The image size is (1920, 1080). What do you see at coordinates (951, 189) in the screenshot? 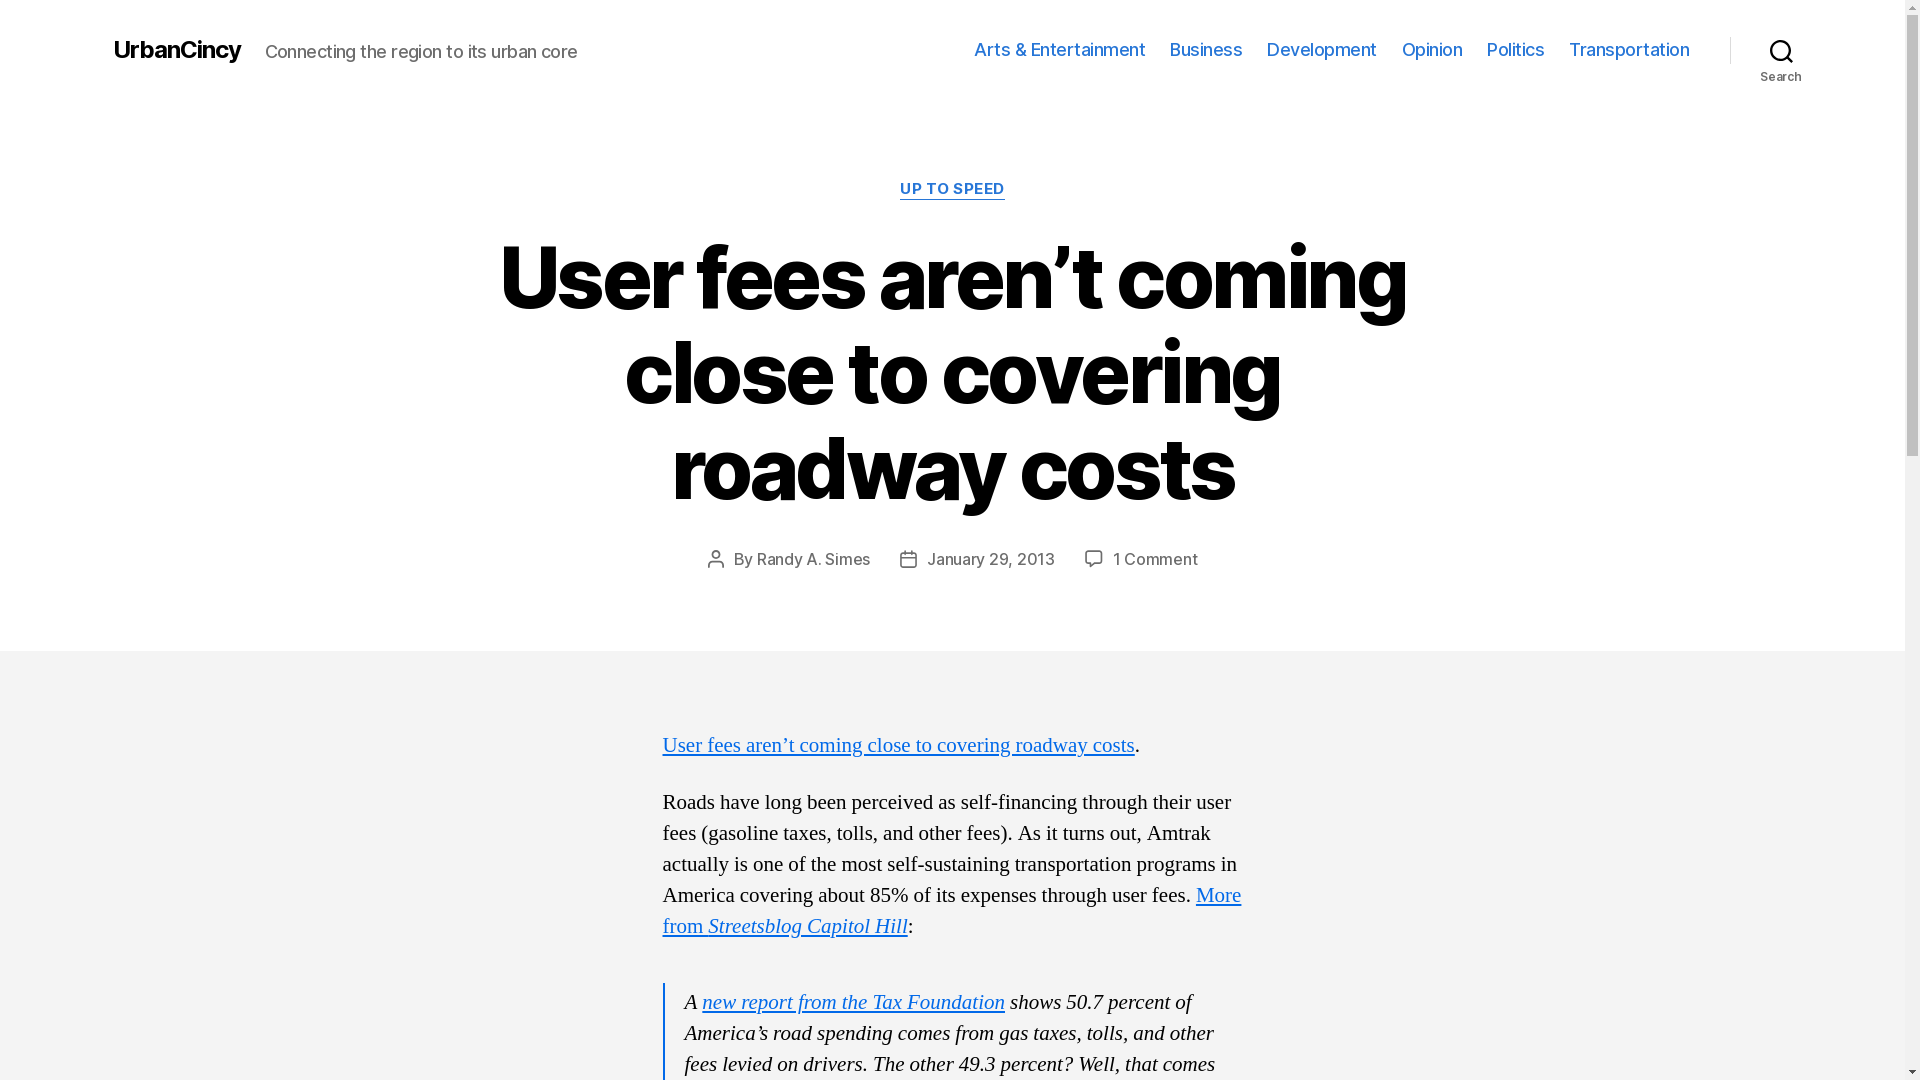
I see `'UP TO SPEED'` at bounding box center [951, 189].